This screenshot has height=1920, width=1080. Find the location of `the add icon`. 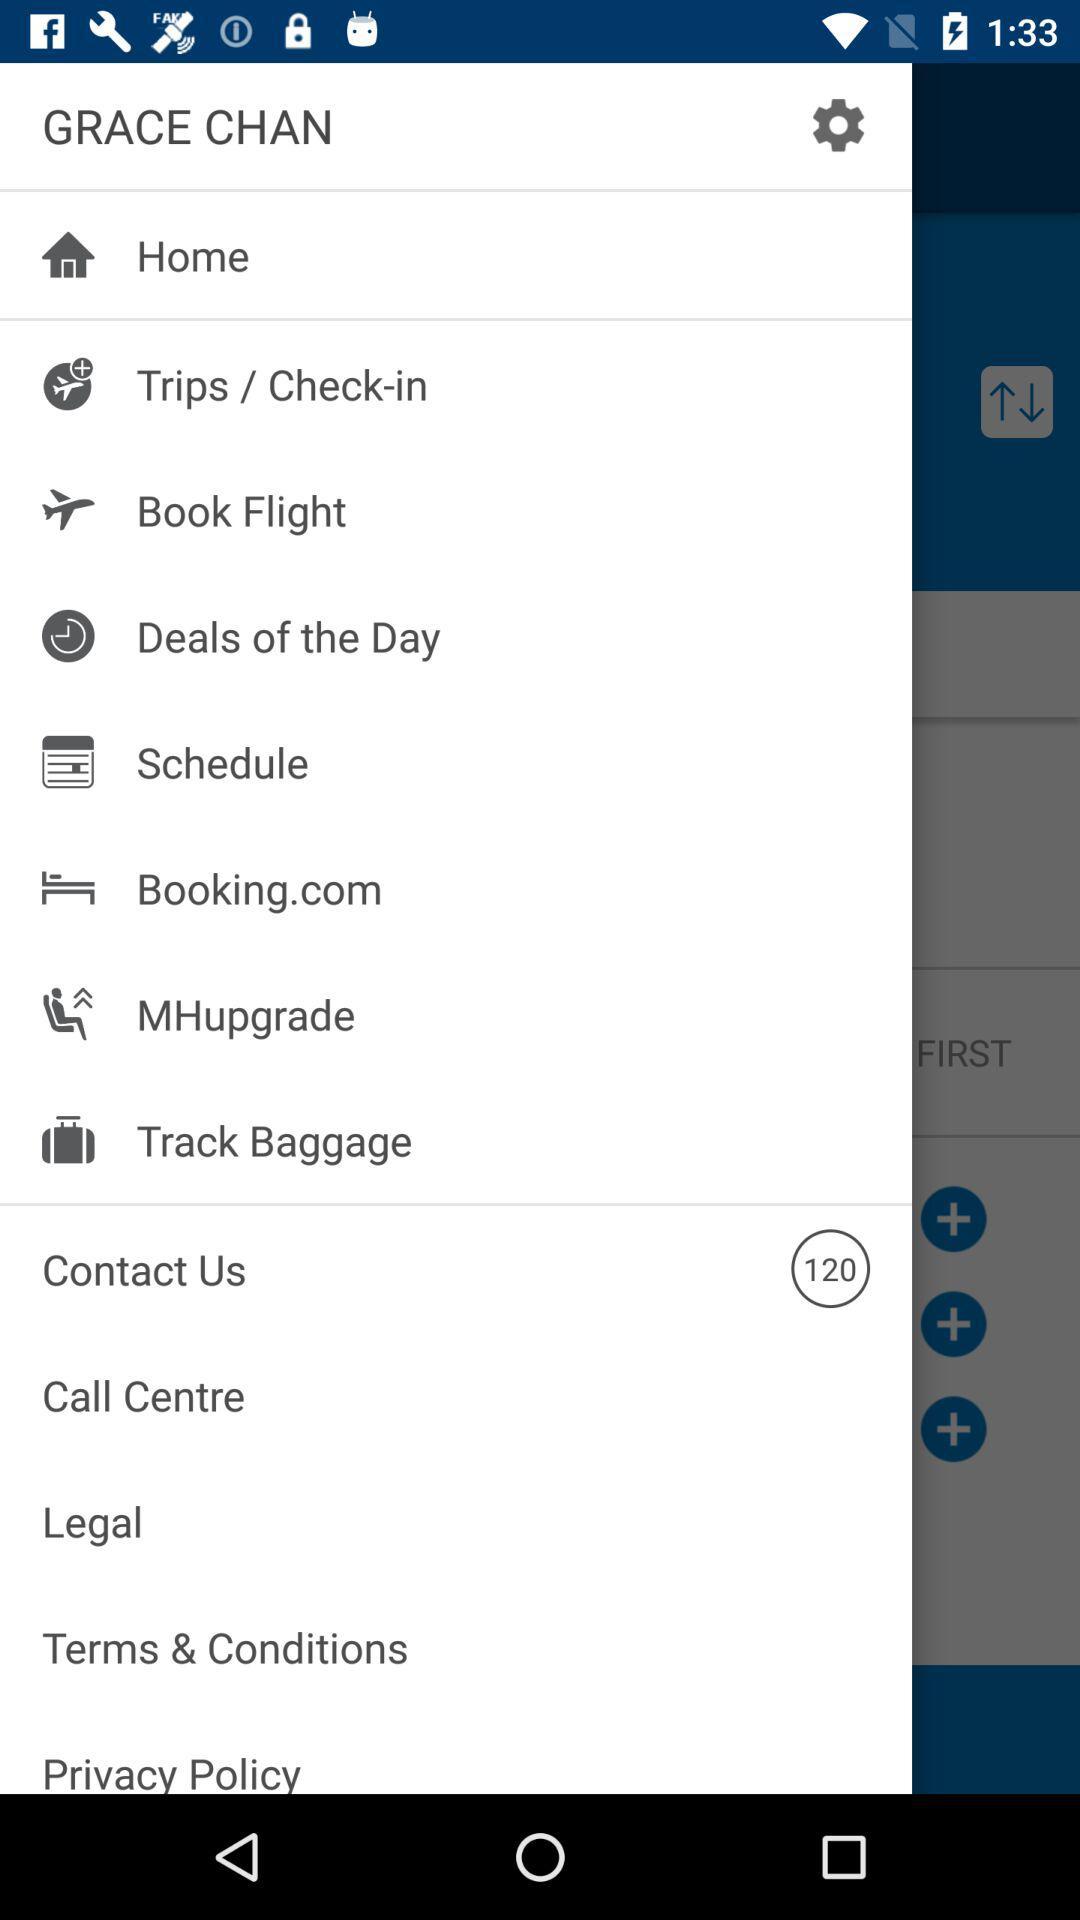

the add icon is located at coordinates (952, 1428).